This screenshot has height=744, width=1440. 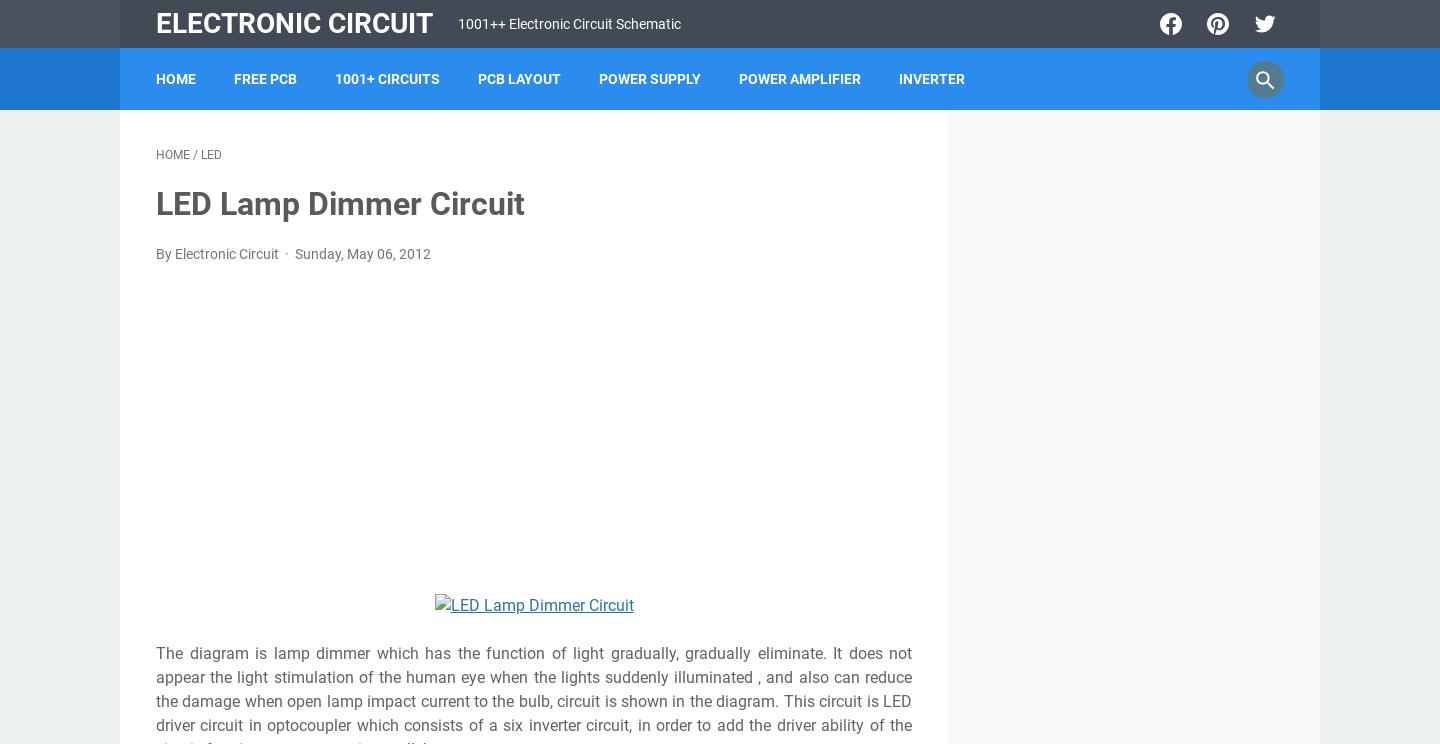 I want to click on 'Power Supply', so click(x=649, y=79).